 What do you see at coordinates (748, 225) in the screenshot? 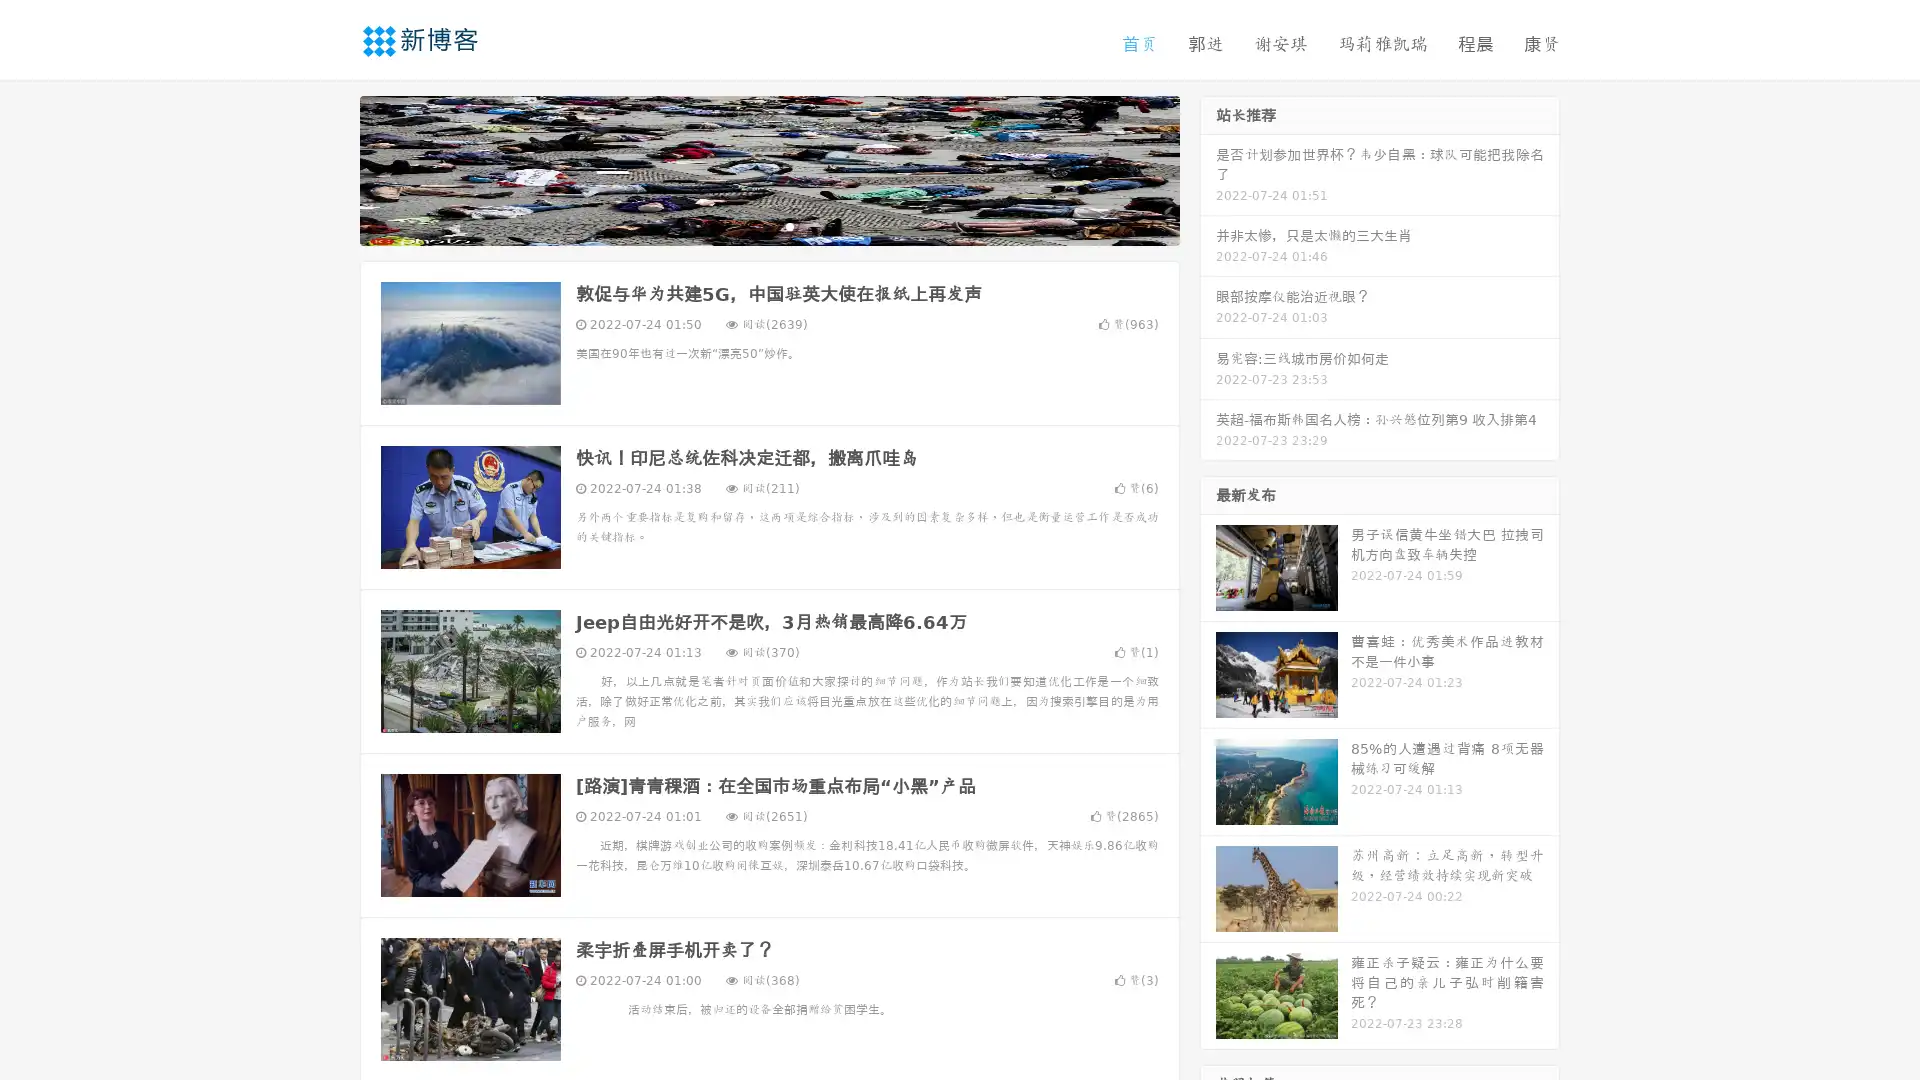
I see `Go to slide 1` at bounding box center [748, 225].